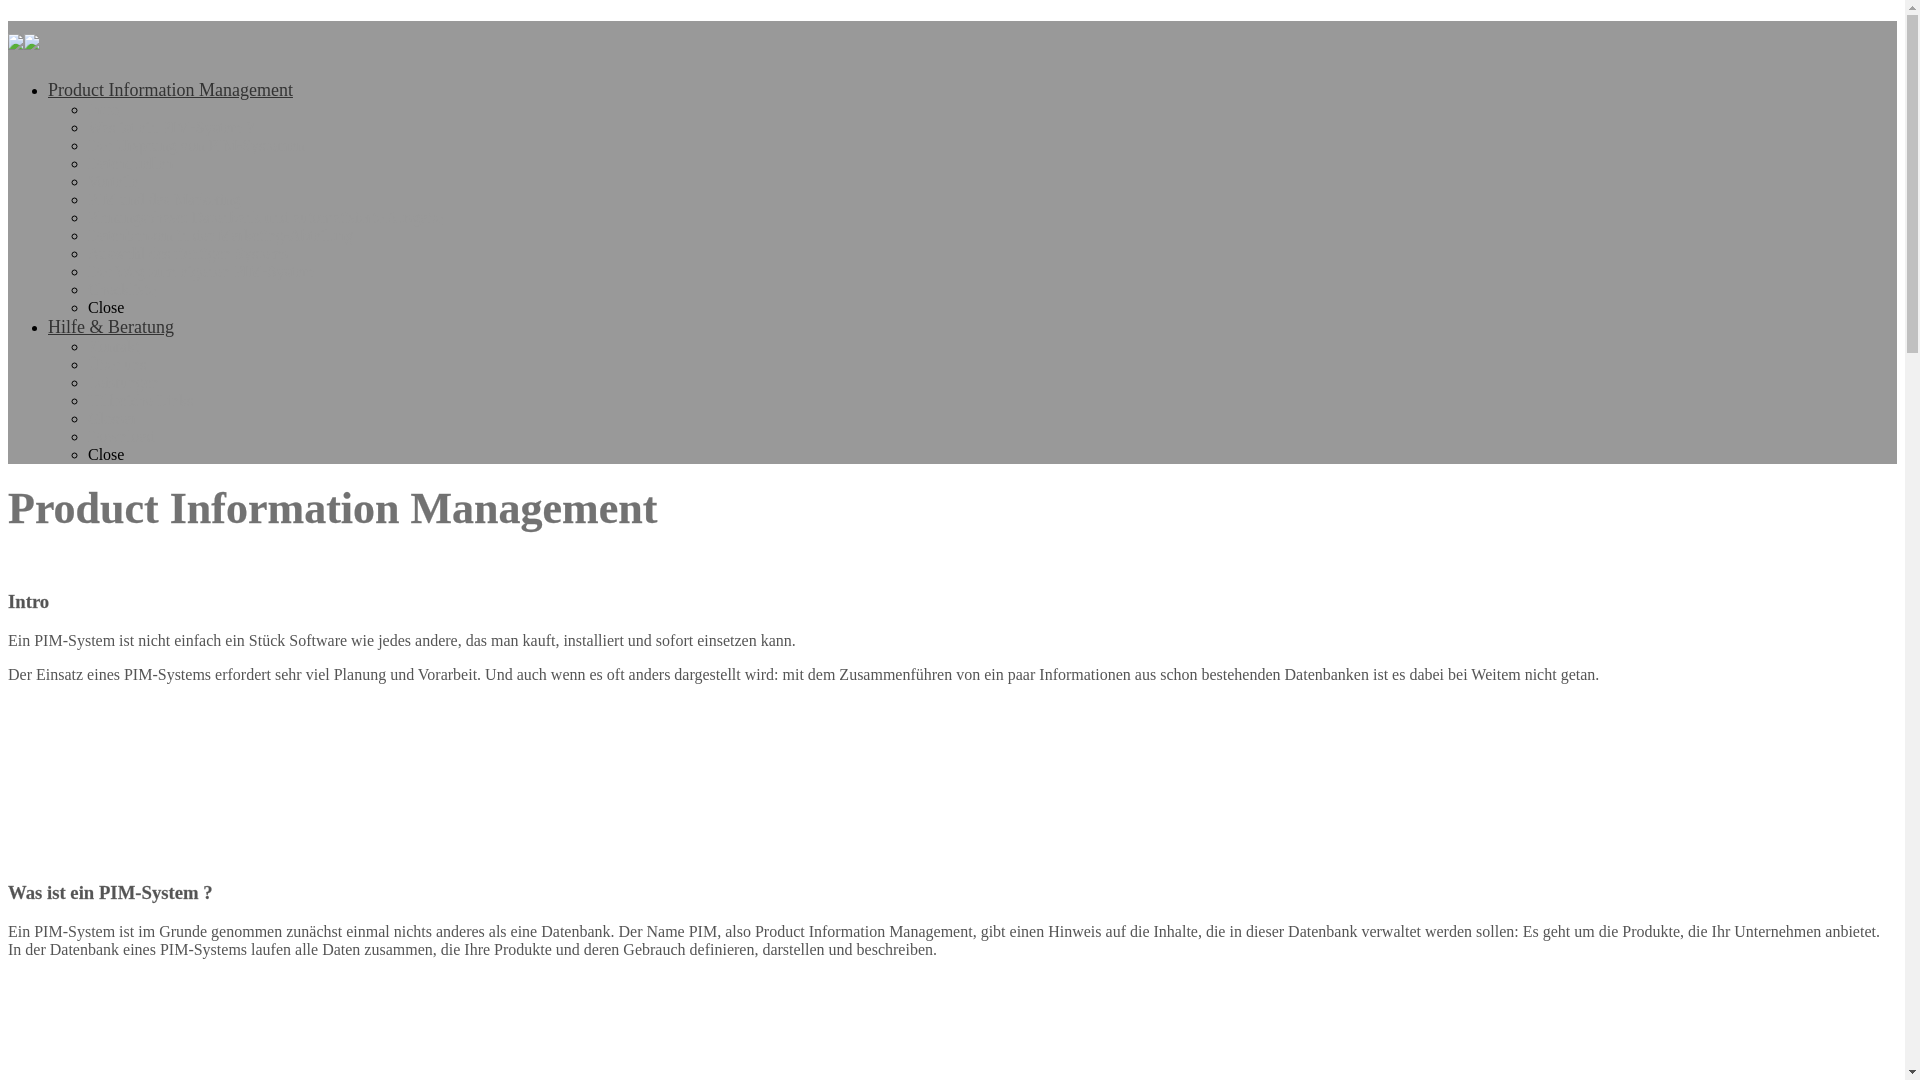  I want to click on 'Datenbanken in der Marketing-Abteilung', so click(220, 234).